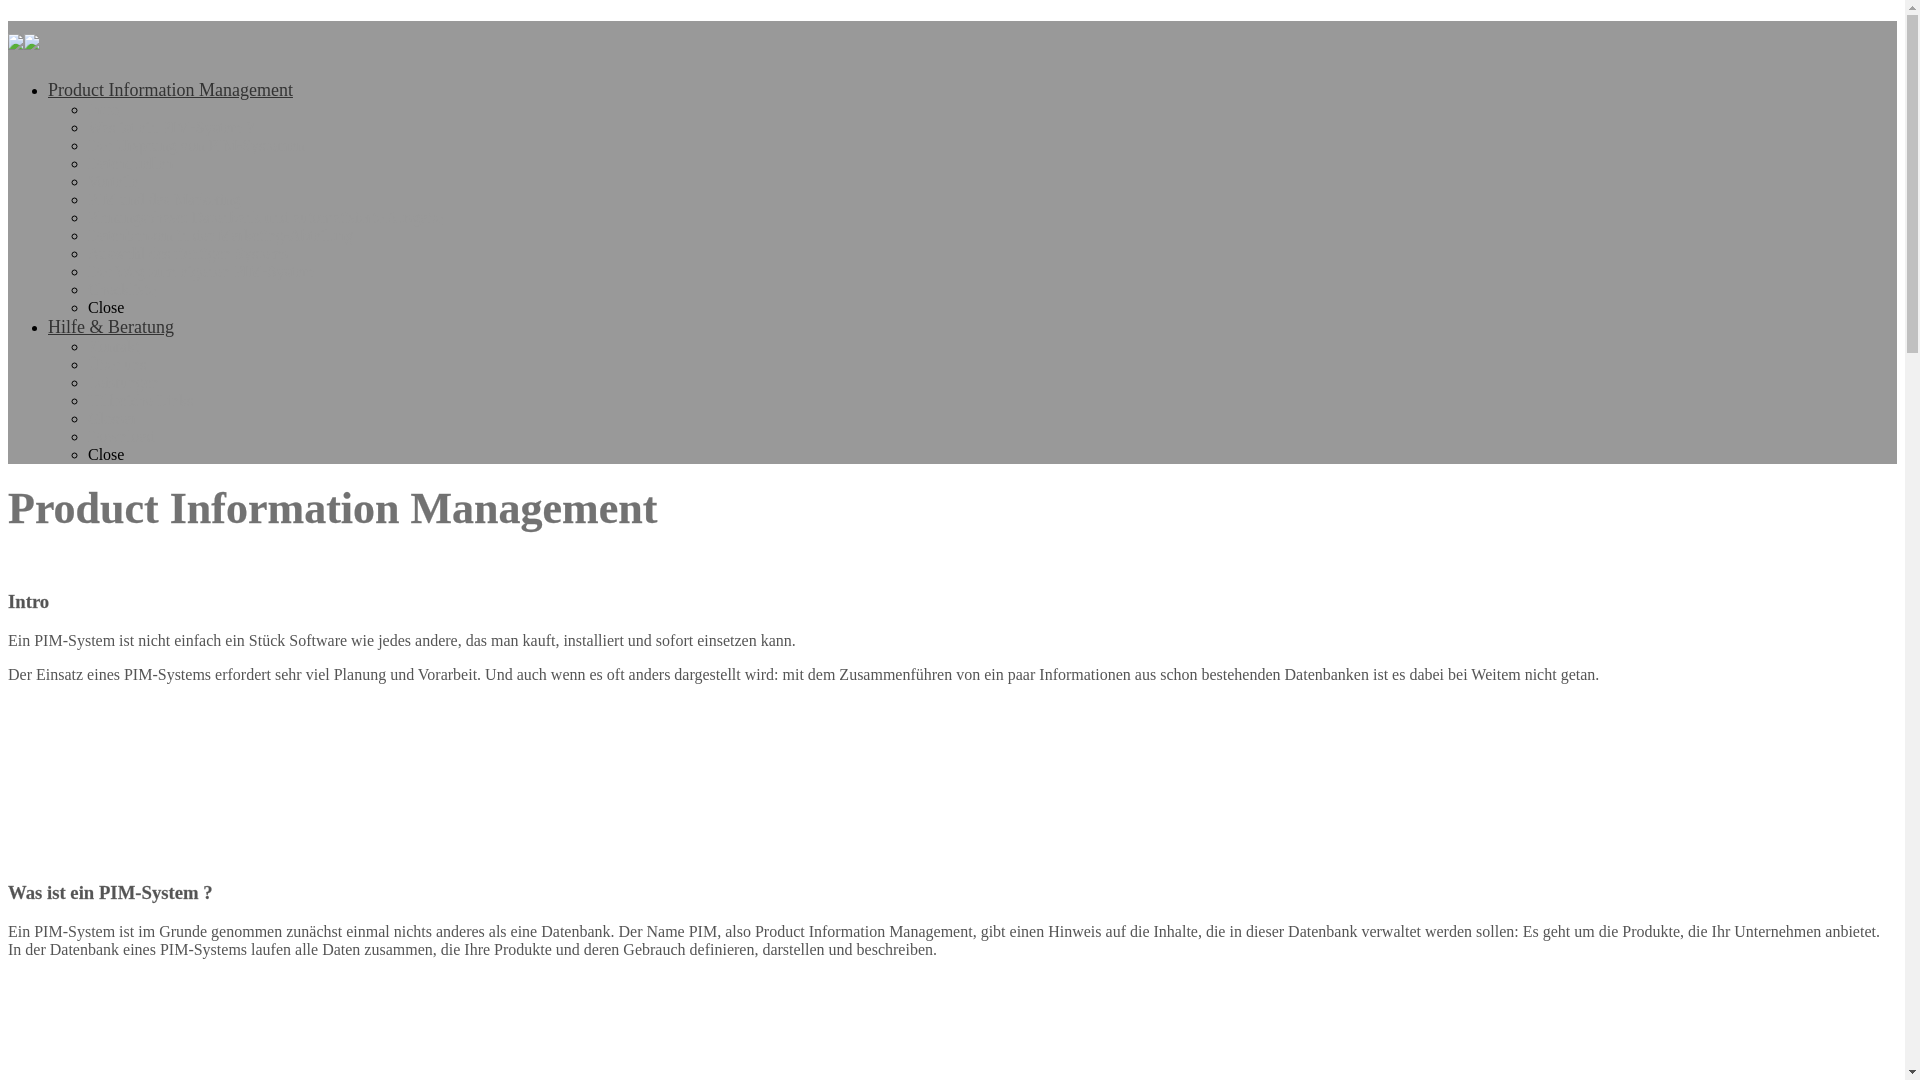  I want to click on 'Datenbanken in der Marketing-Abteilung', so click(220, 234).